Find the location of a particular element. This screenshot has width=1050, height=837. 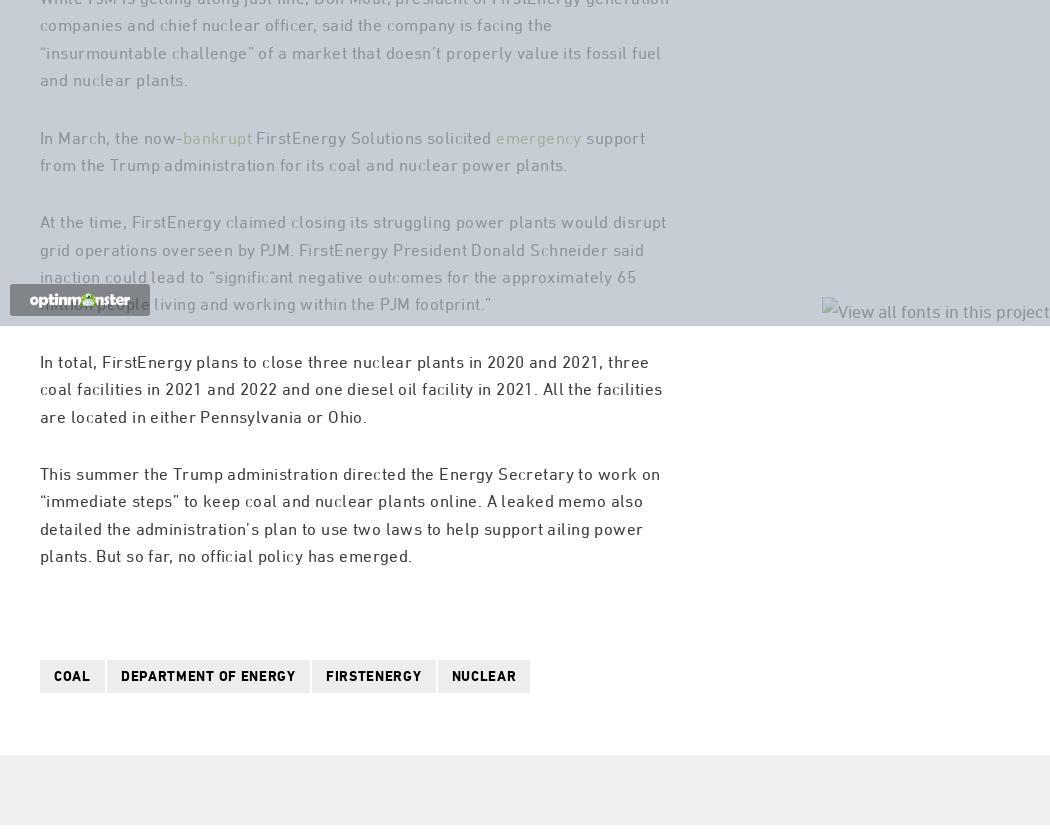

'support from the Trump administration for its coal and nuclear power plants.' is located at coordinates (341, 230).